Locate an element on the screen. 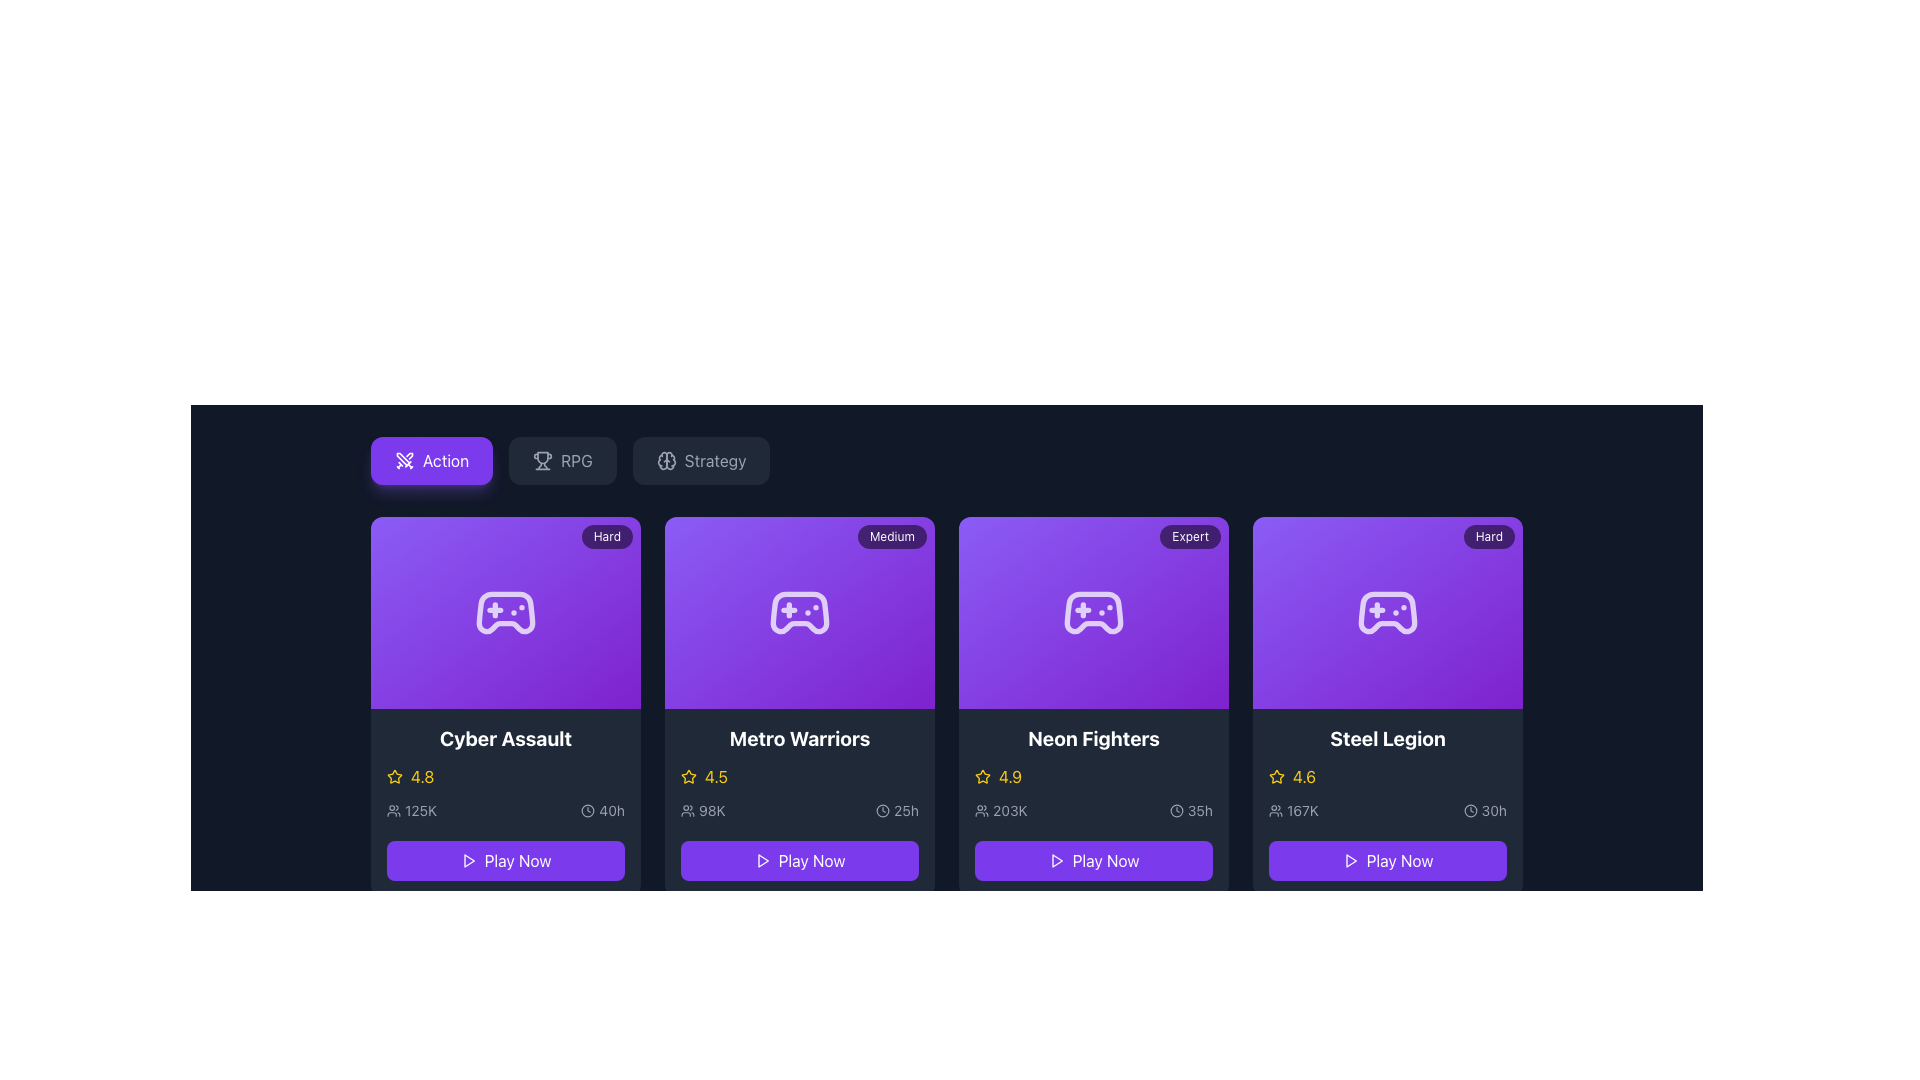 Image resolution: width=1920 pixels, height=1080 pixels. the numerical rating '4.8' in the footer area of the 'Cyber Assault' card, which is the first card from the left, located next to the star icon is located at coordinates (421, 775).